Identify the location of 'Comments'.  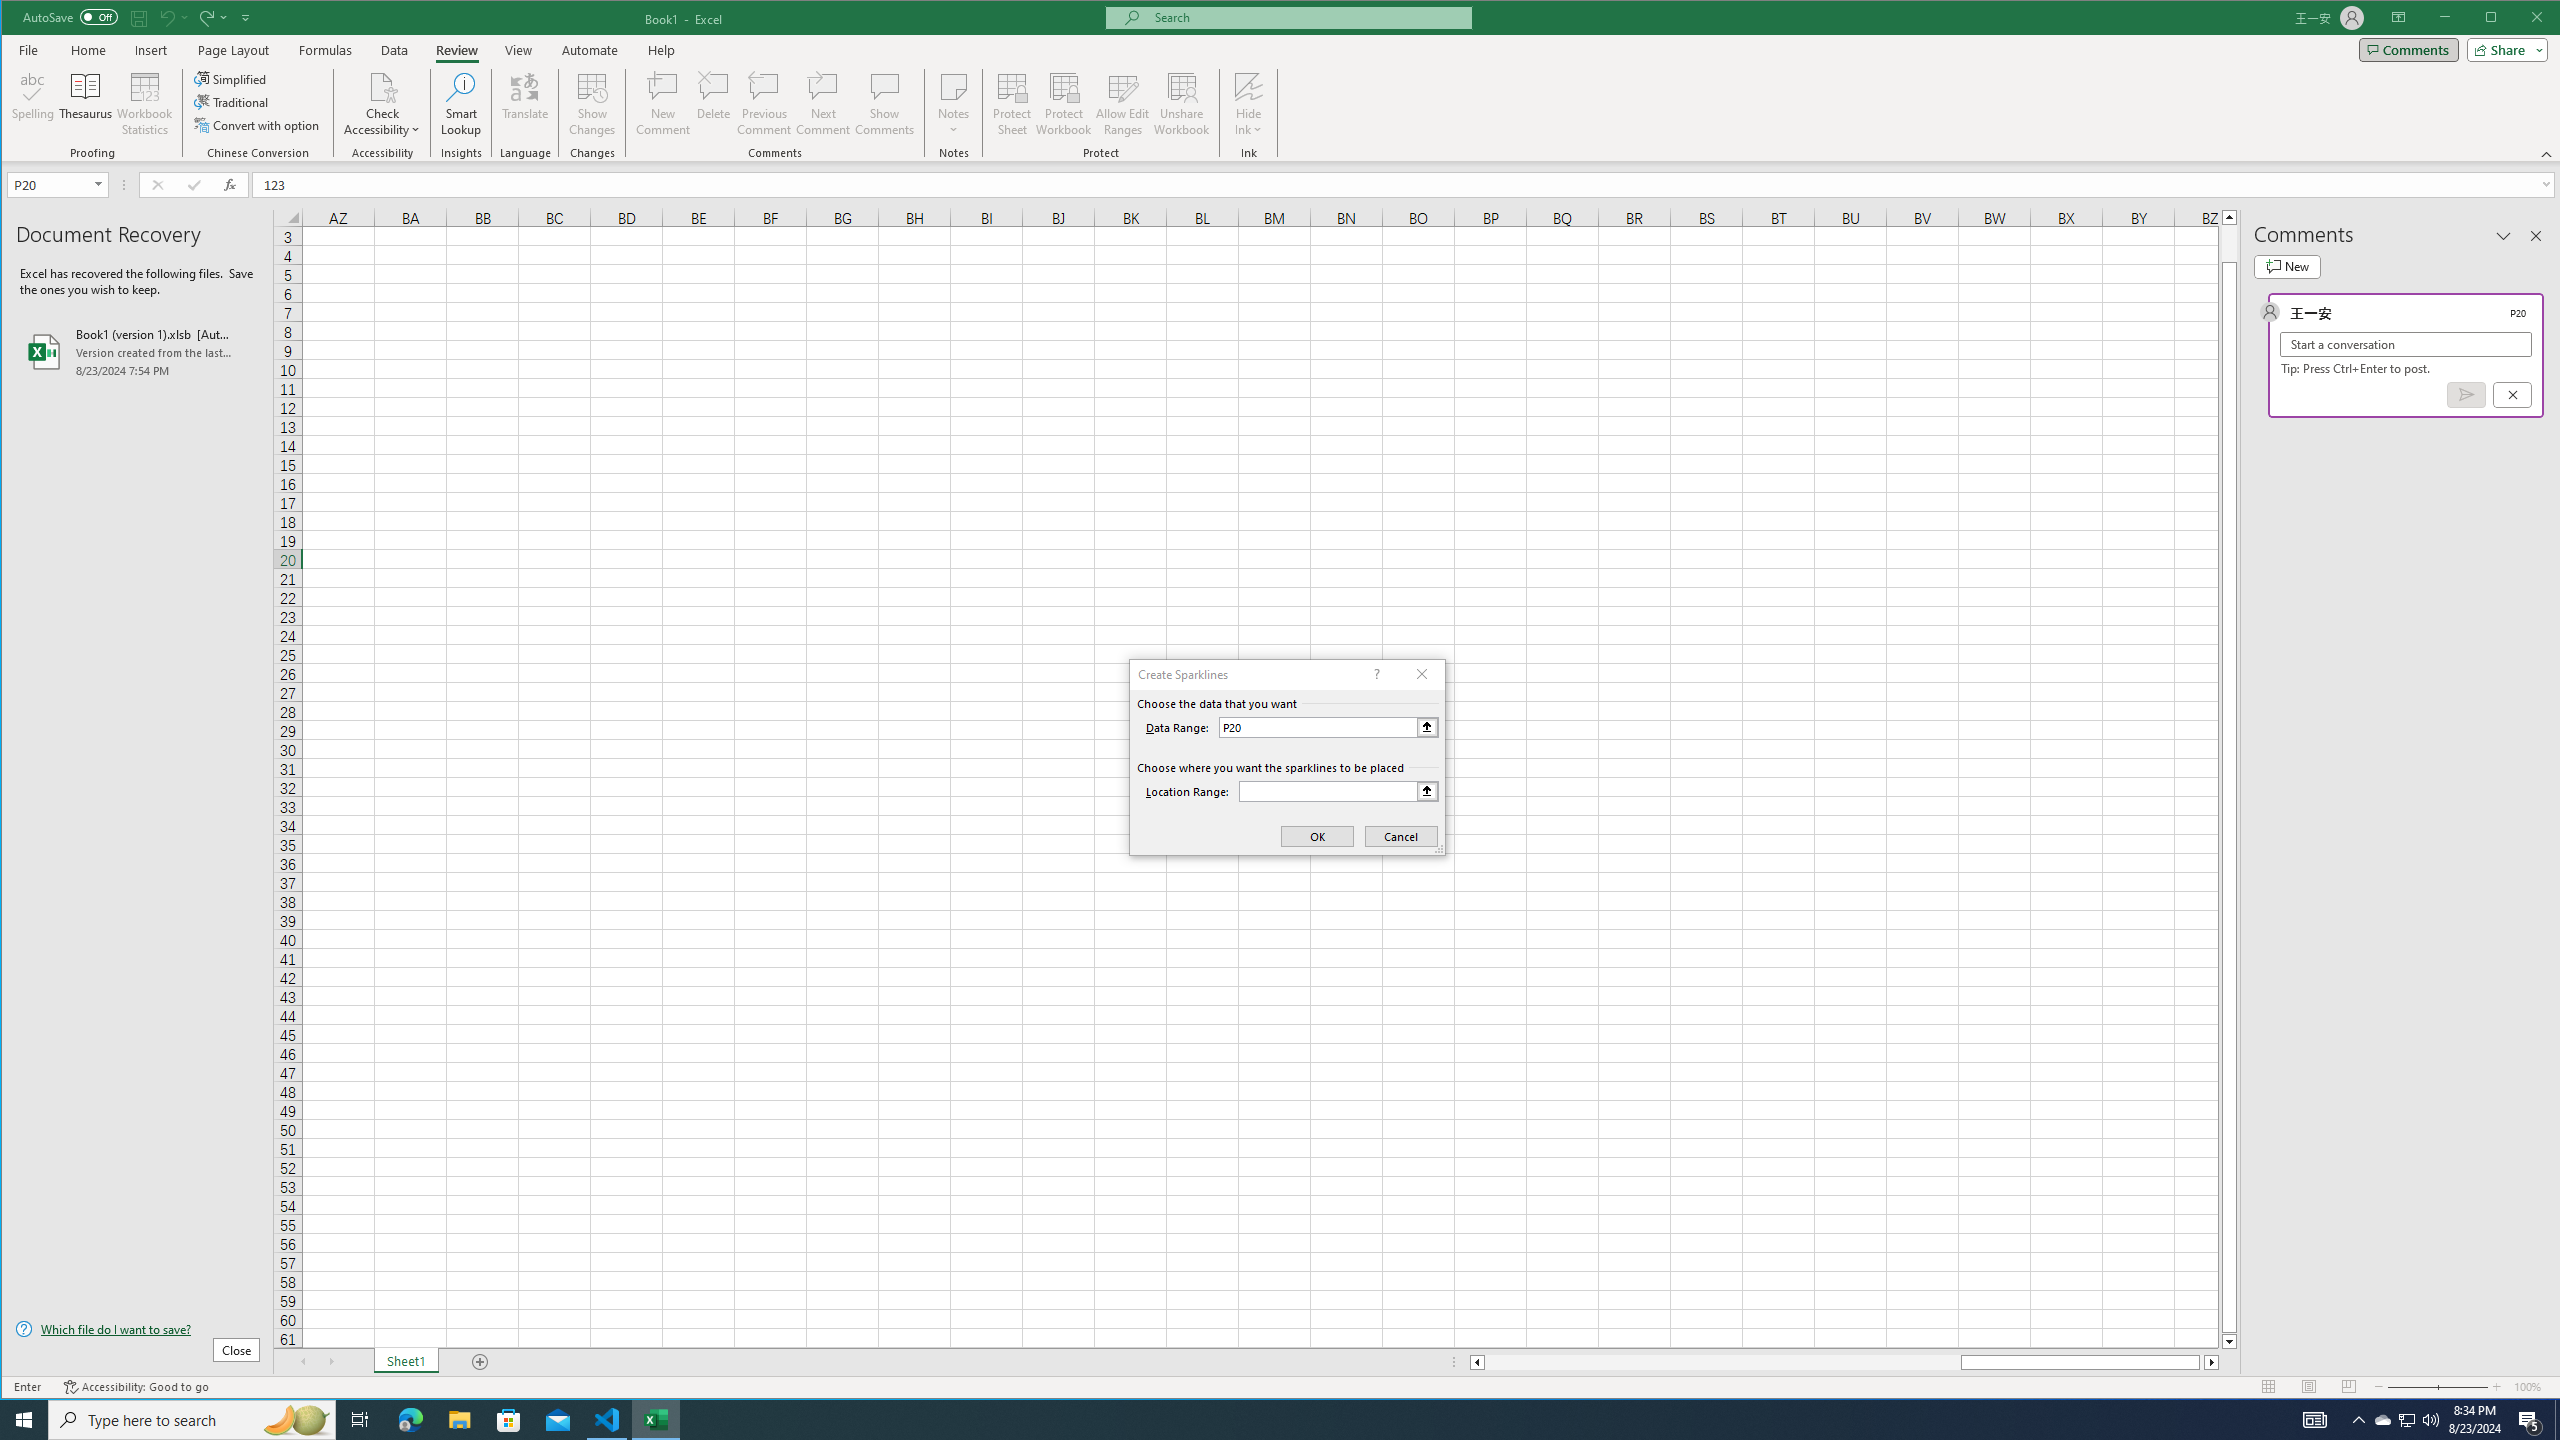
(2408, 49).